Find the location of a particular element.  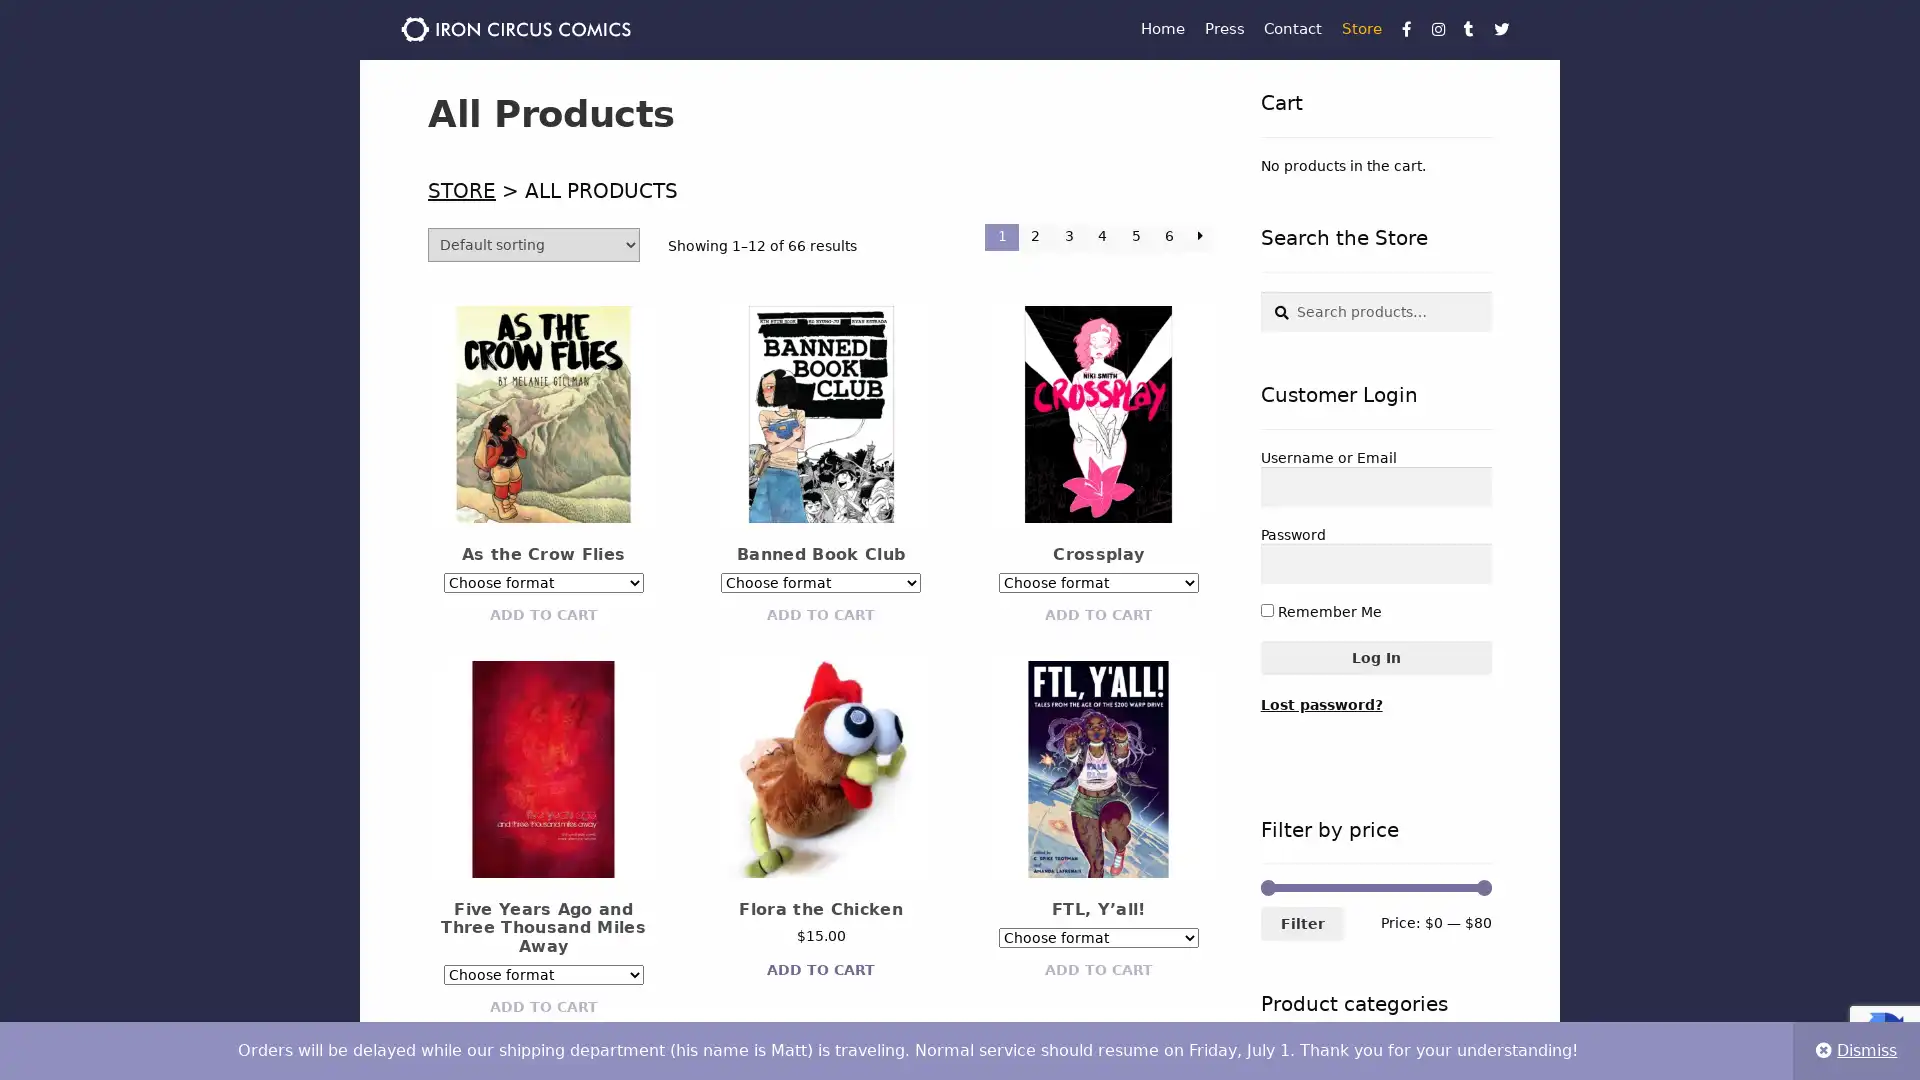

Log In is located at coordinates (1374, 657).